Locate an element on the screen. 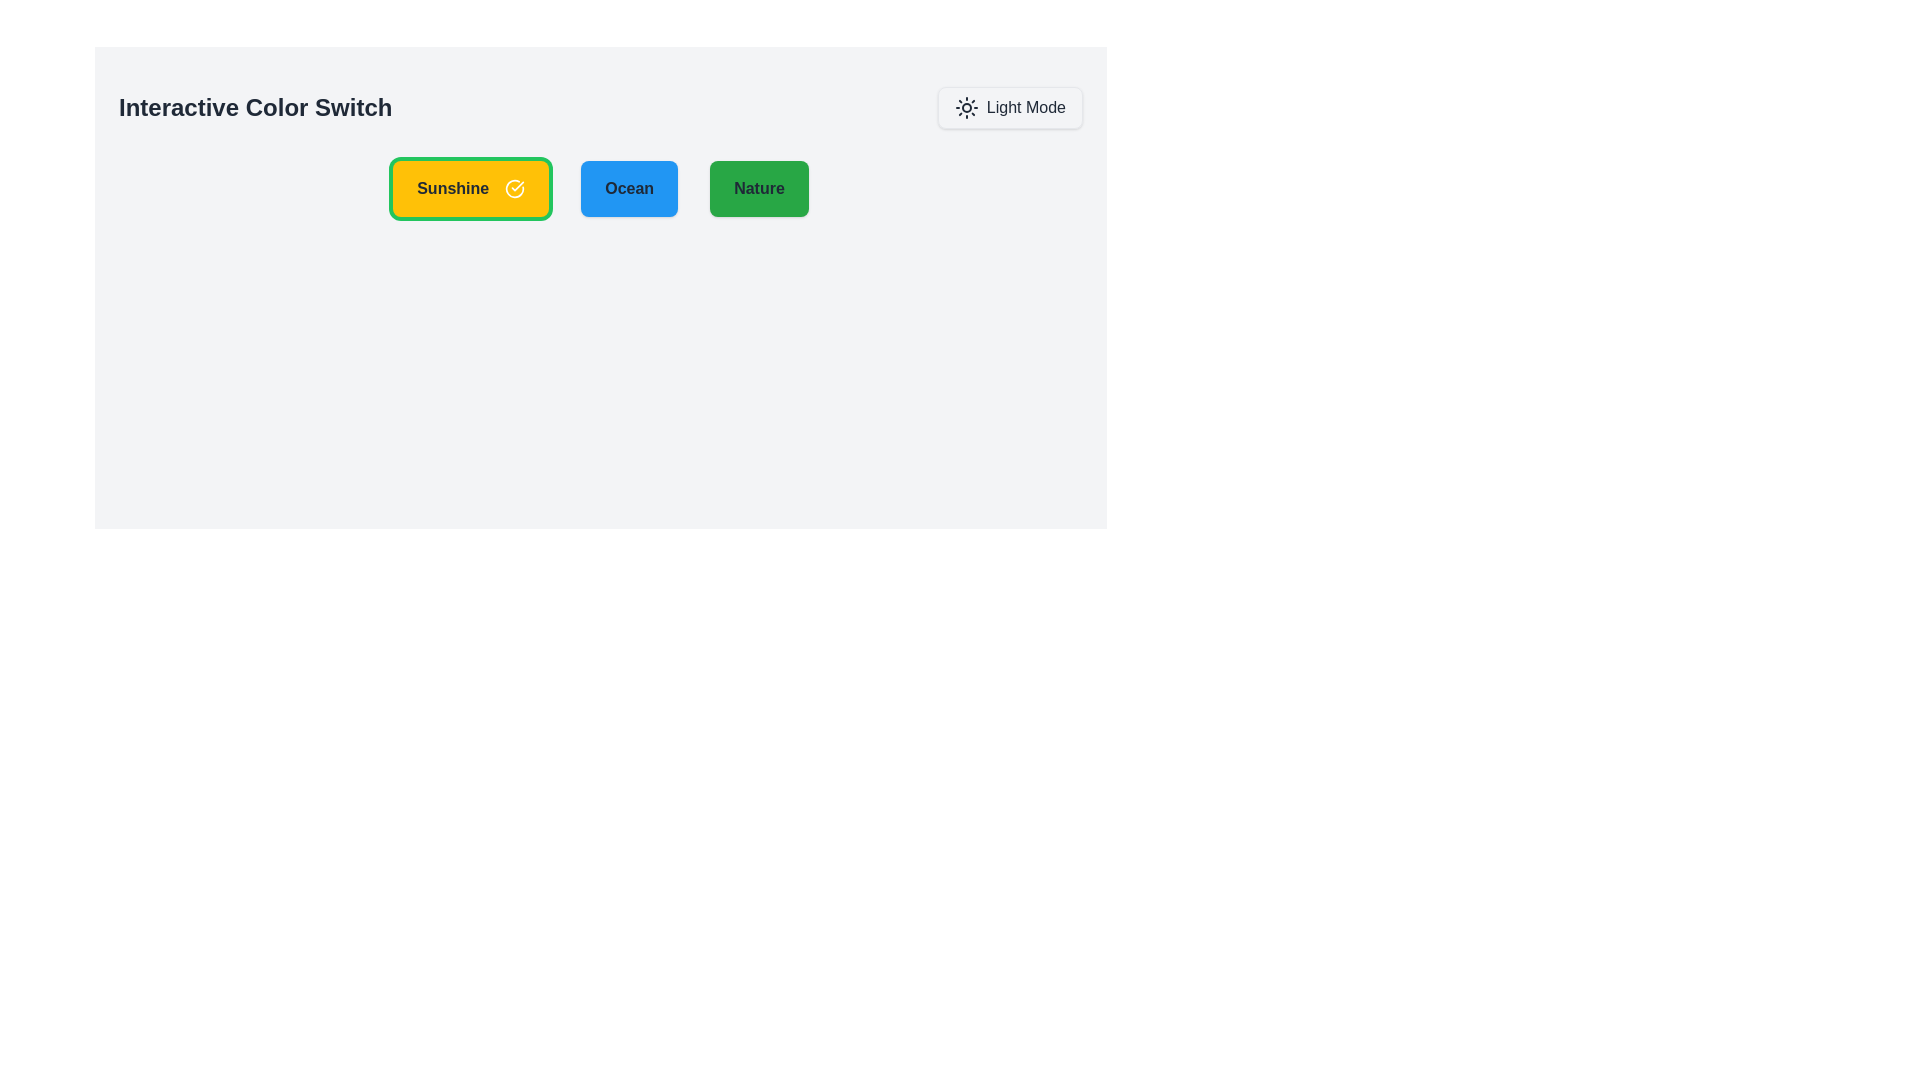 The image size is (1920, 1080). the visual indicator icon located inside the yellow 'Sunshine' button, on its right side, slightly aligned to the center vertically is located at coordinates (515, 189).